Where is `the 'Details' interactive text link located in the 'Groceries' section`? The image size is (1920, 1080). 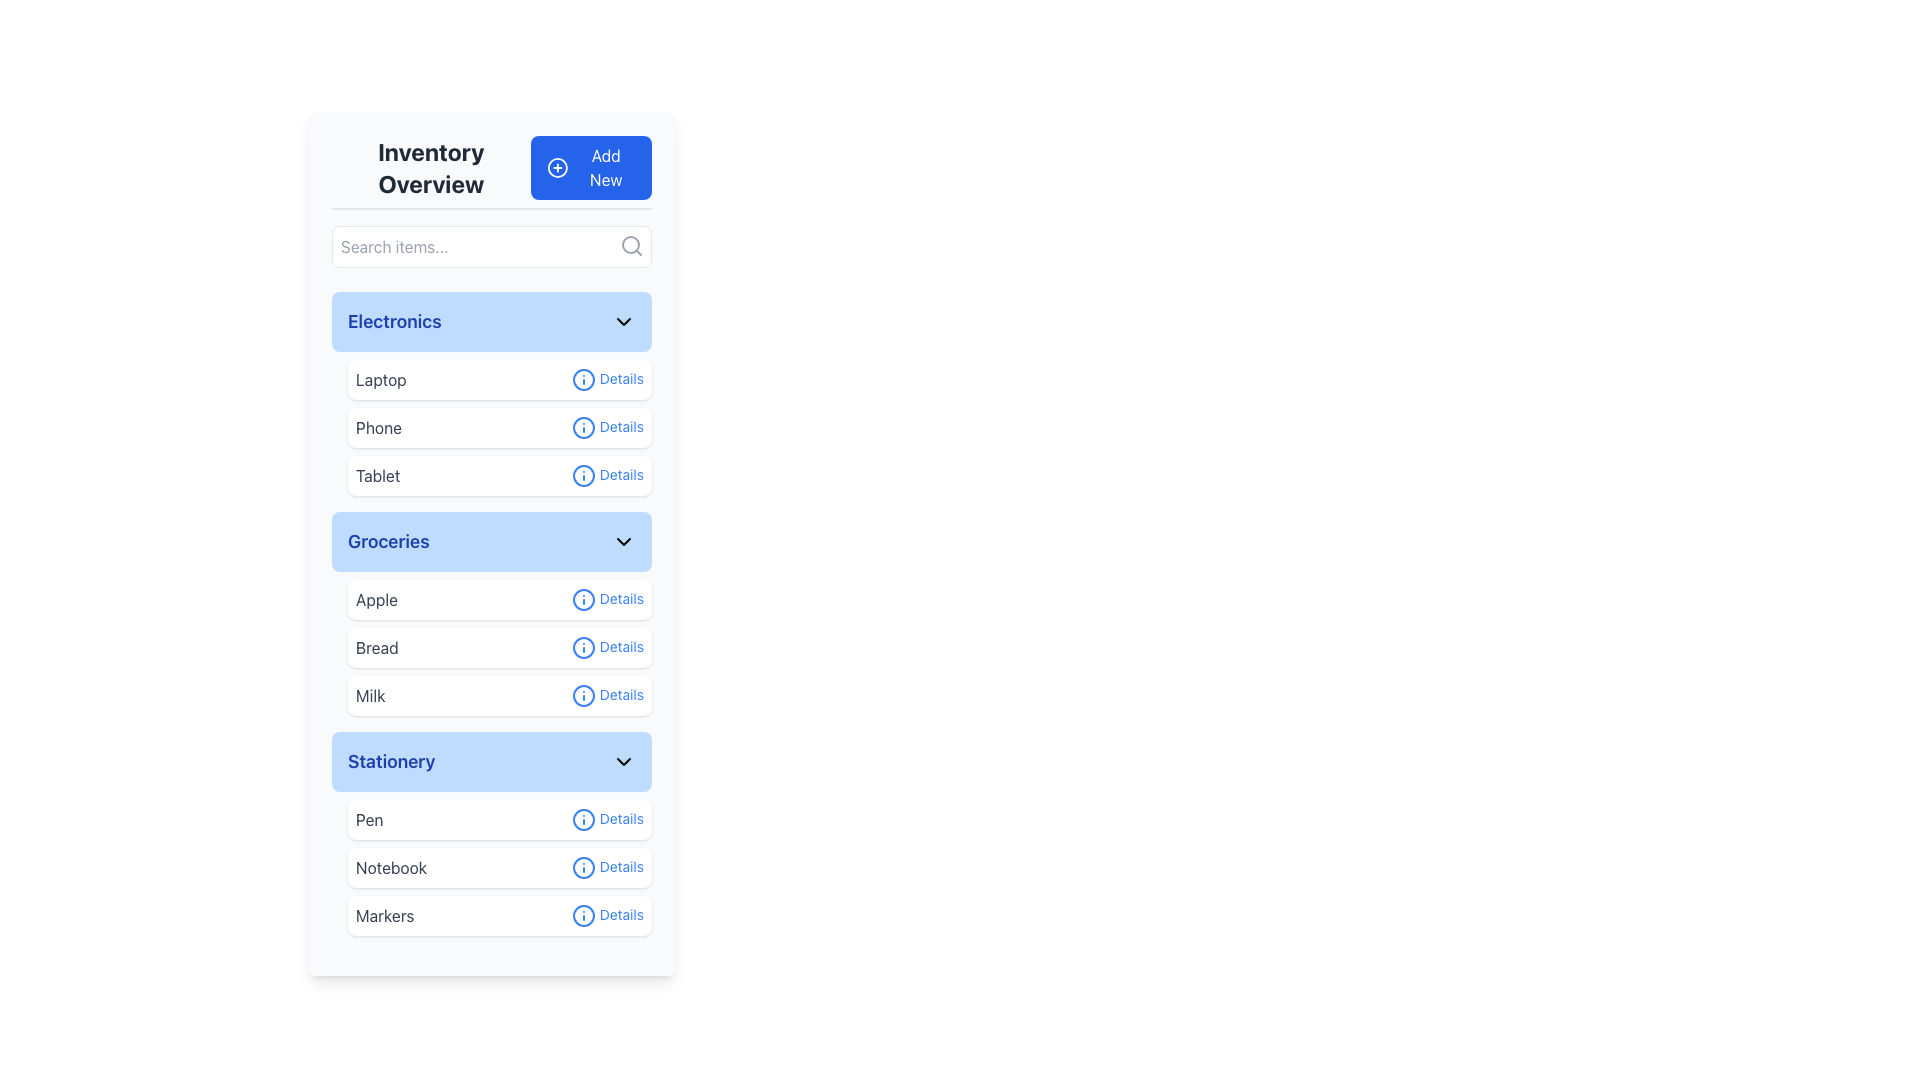 the 'Details' interactive text link located in the 'Groceries' section is located at coordinates (606, 599).